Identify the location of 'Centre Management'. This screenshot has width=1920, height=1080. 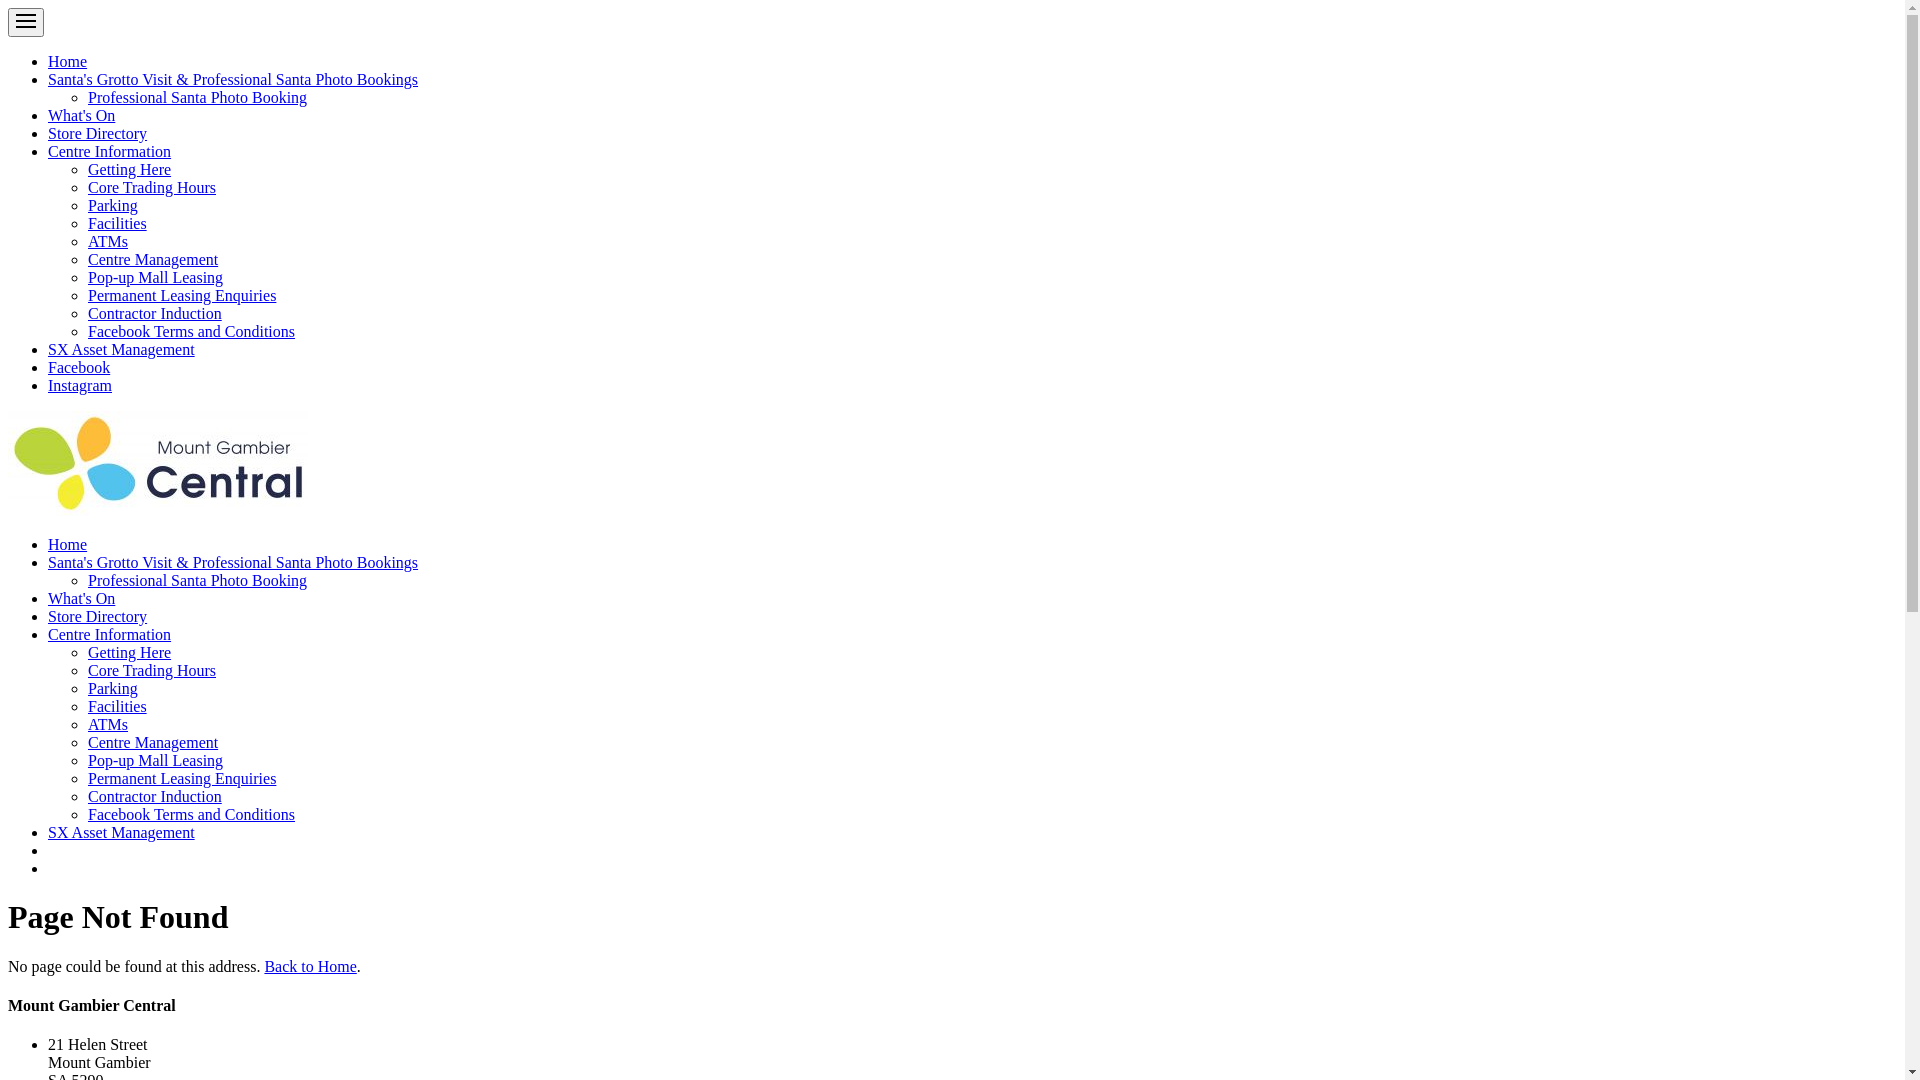
(152, 742).